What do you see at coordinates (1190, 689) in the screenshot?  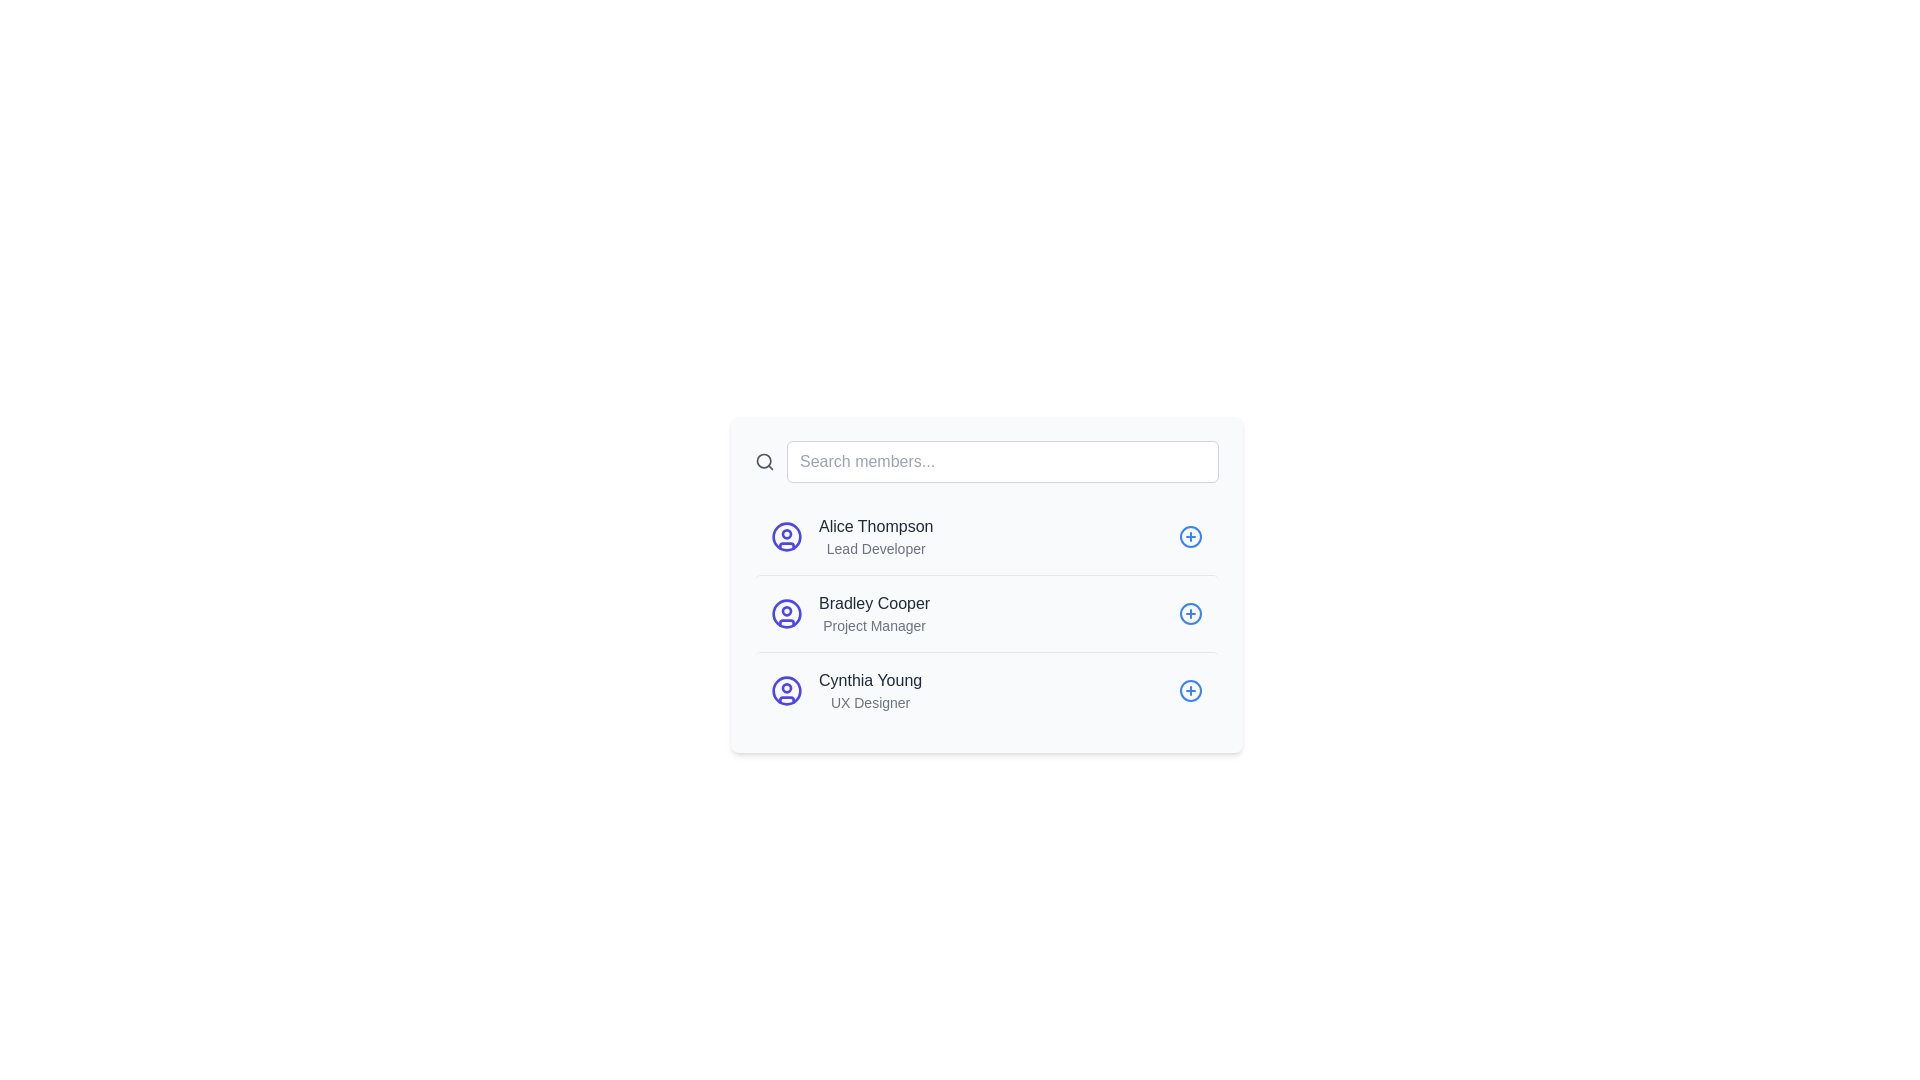 I see `the circular blue button with a plus sign located to the right of the 'Cynthia Young, UX Designer' item in the vertically stacked list` at bounding box center [1190, 689].